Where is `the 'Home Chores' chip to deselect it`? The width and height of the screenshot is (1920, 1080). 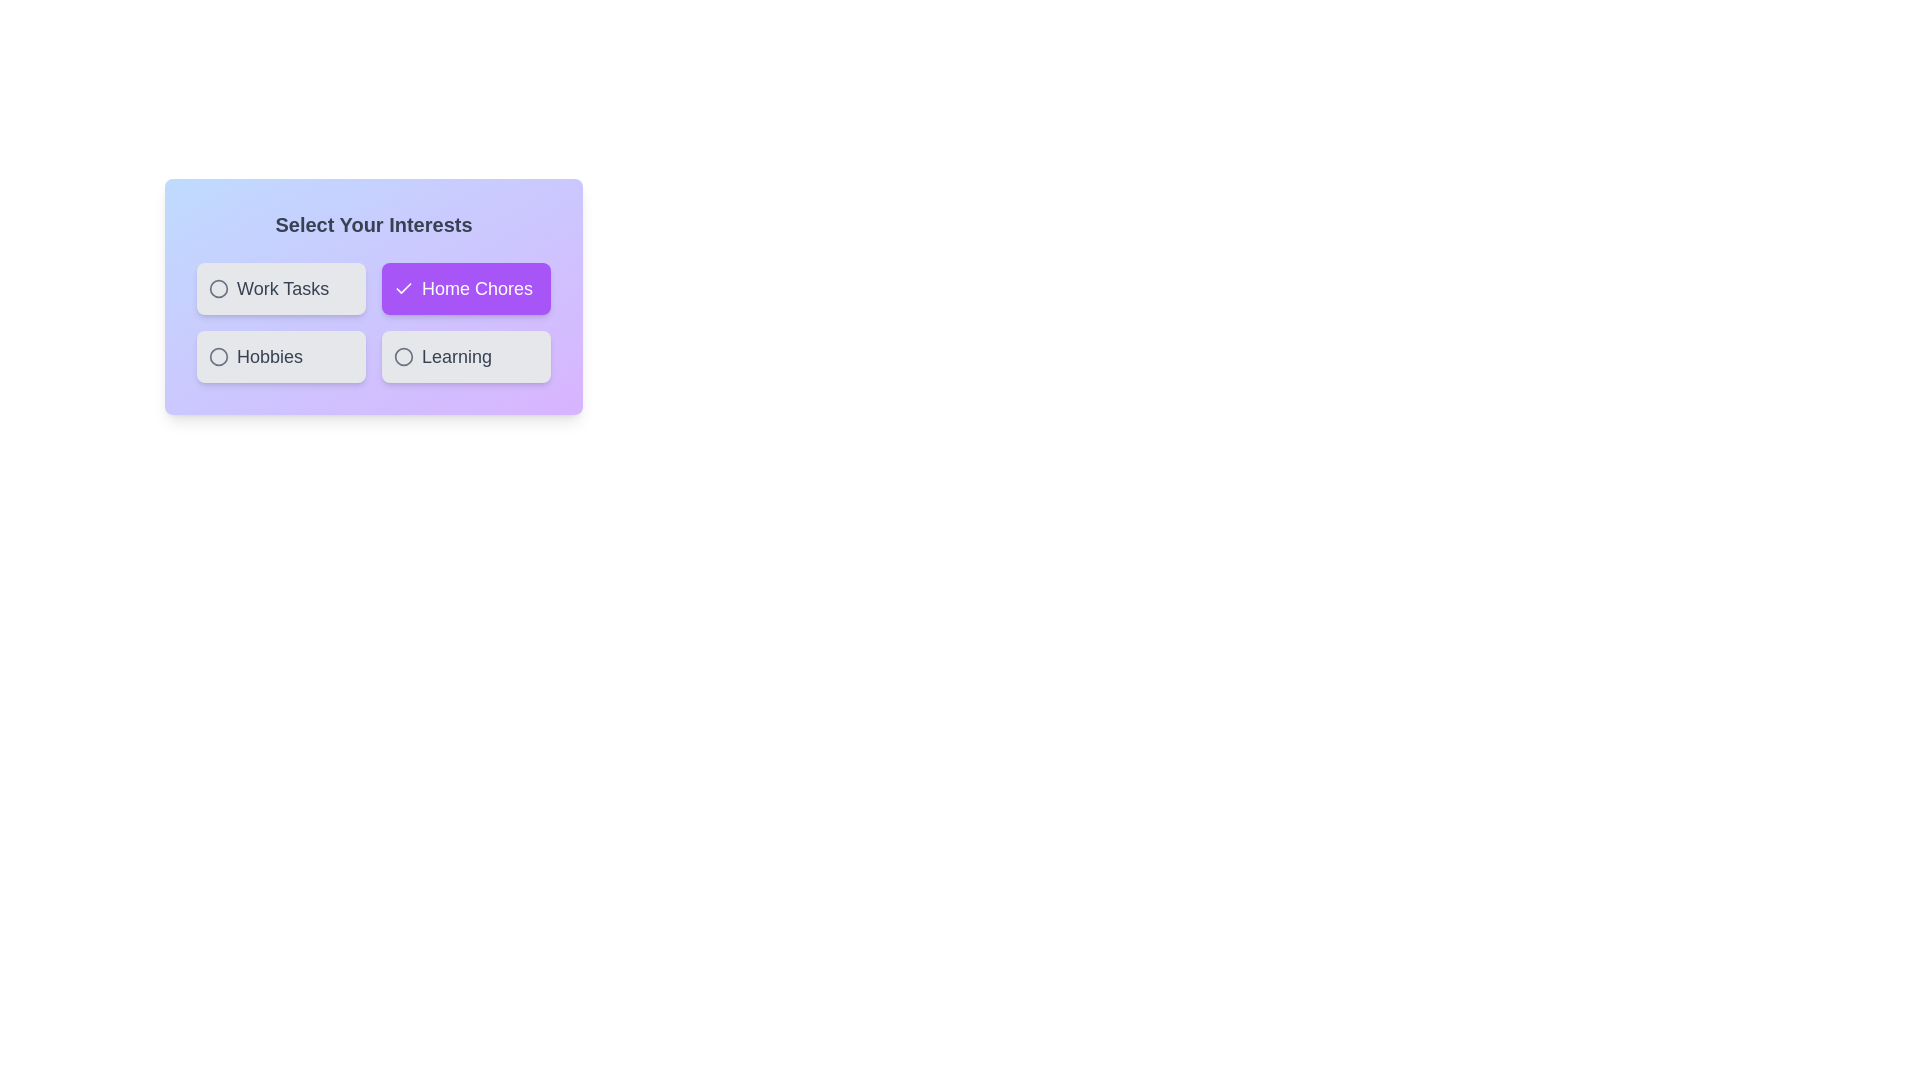 the 'Home Chores' chip to deselect it is located at coordinates (464, 289).